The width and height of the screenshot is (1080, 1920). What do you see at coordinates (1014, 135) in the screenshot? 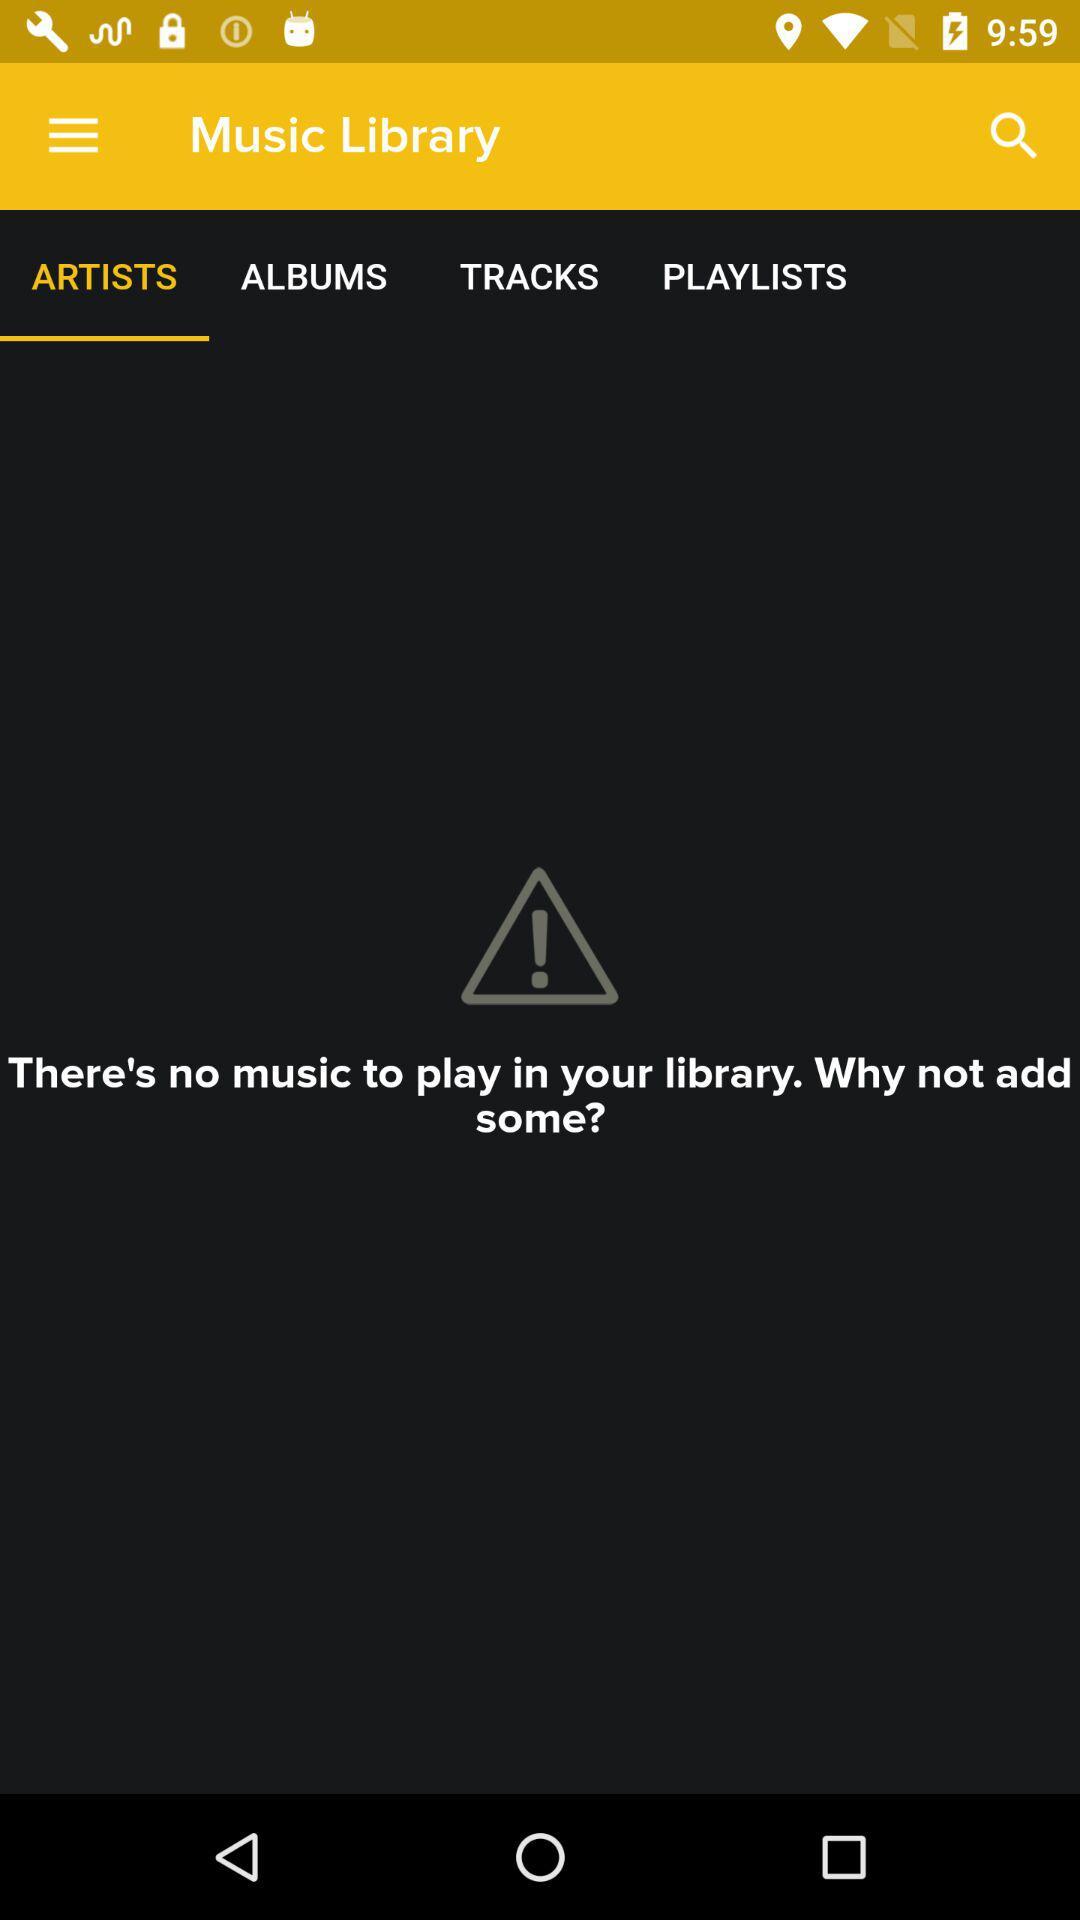
I see `icon to the right of the music library item` at bounding box center [1014, 135].